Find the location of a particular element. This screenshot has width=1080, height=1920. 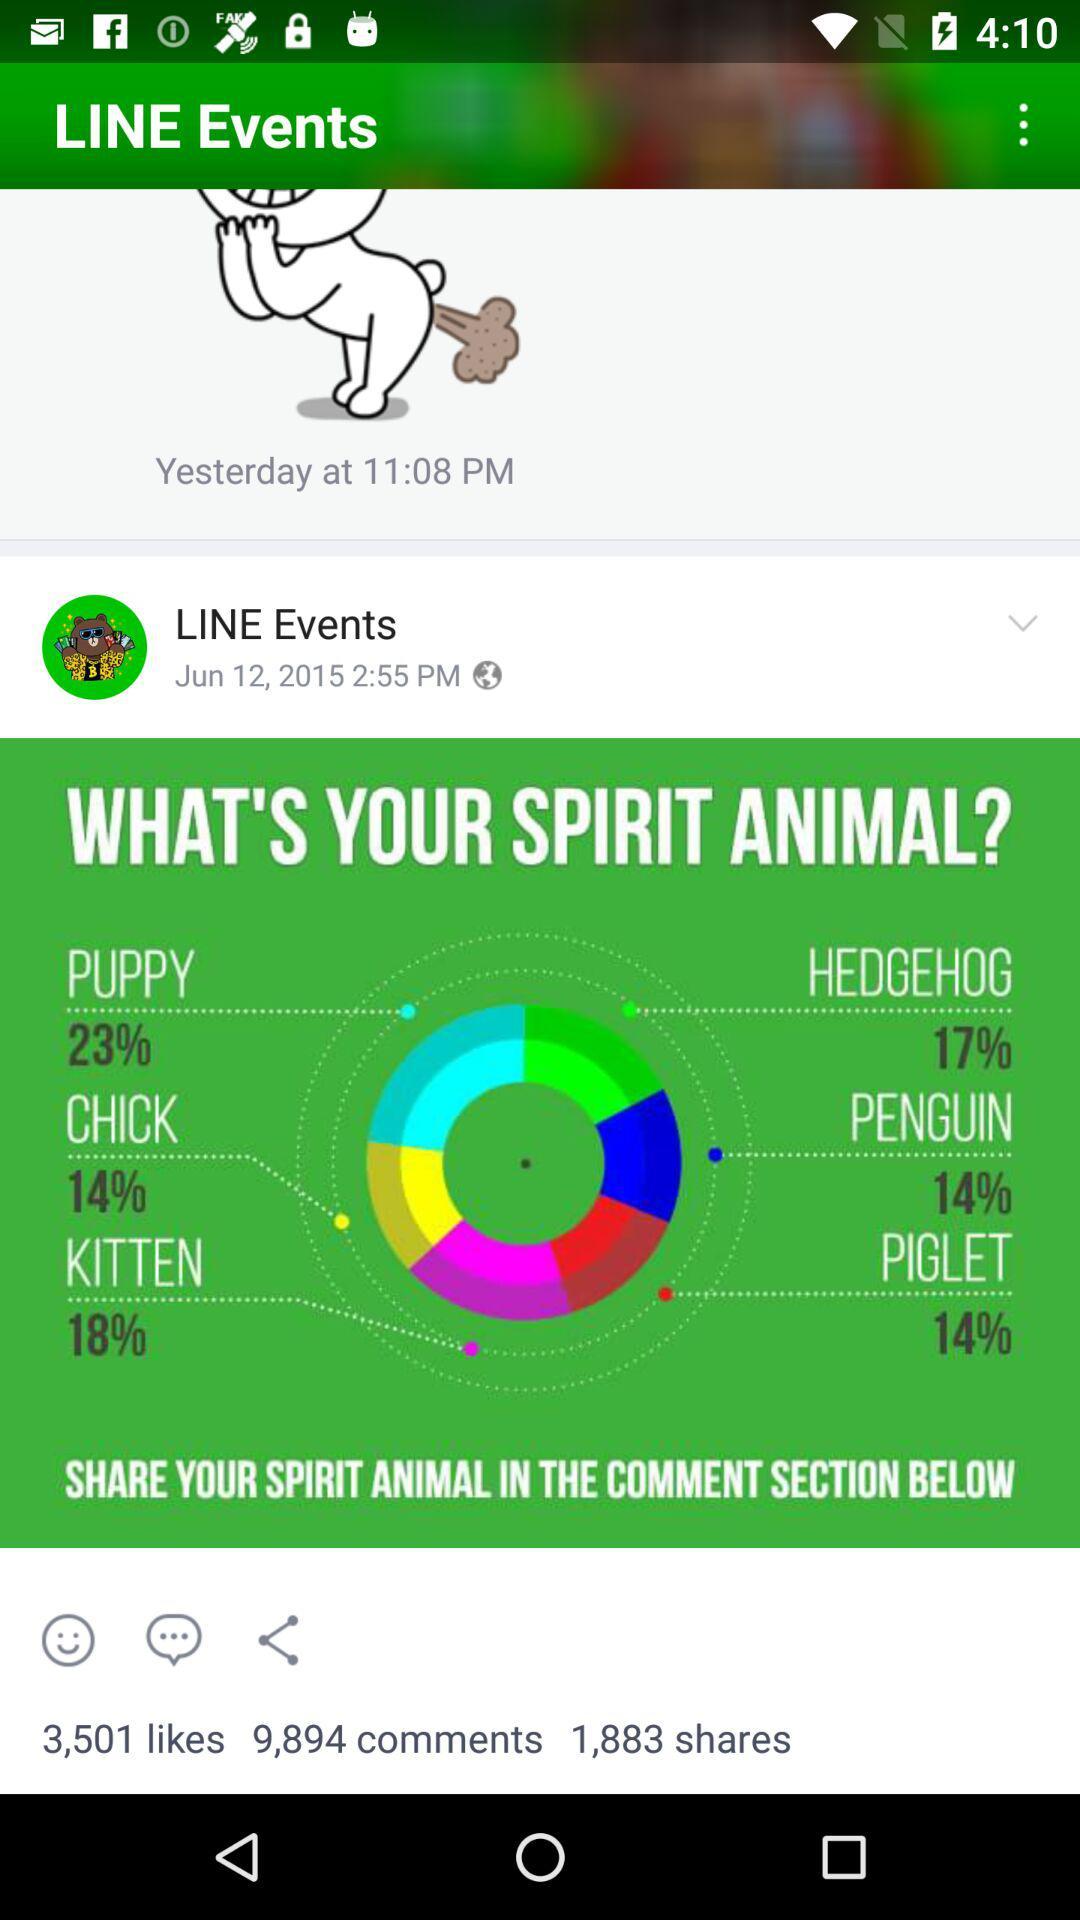

the item above 3,501 likes is located at coordinates (67, 1640).